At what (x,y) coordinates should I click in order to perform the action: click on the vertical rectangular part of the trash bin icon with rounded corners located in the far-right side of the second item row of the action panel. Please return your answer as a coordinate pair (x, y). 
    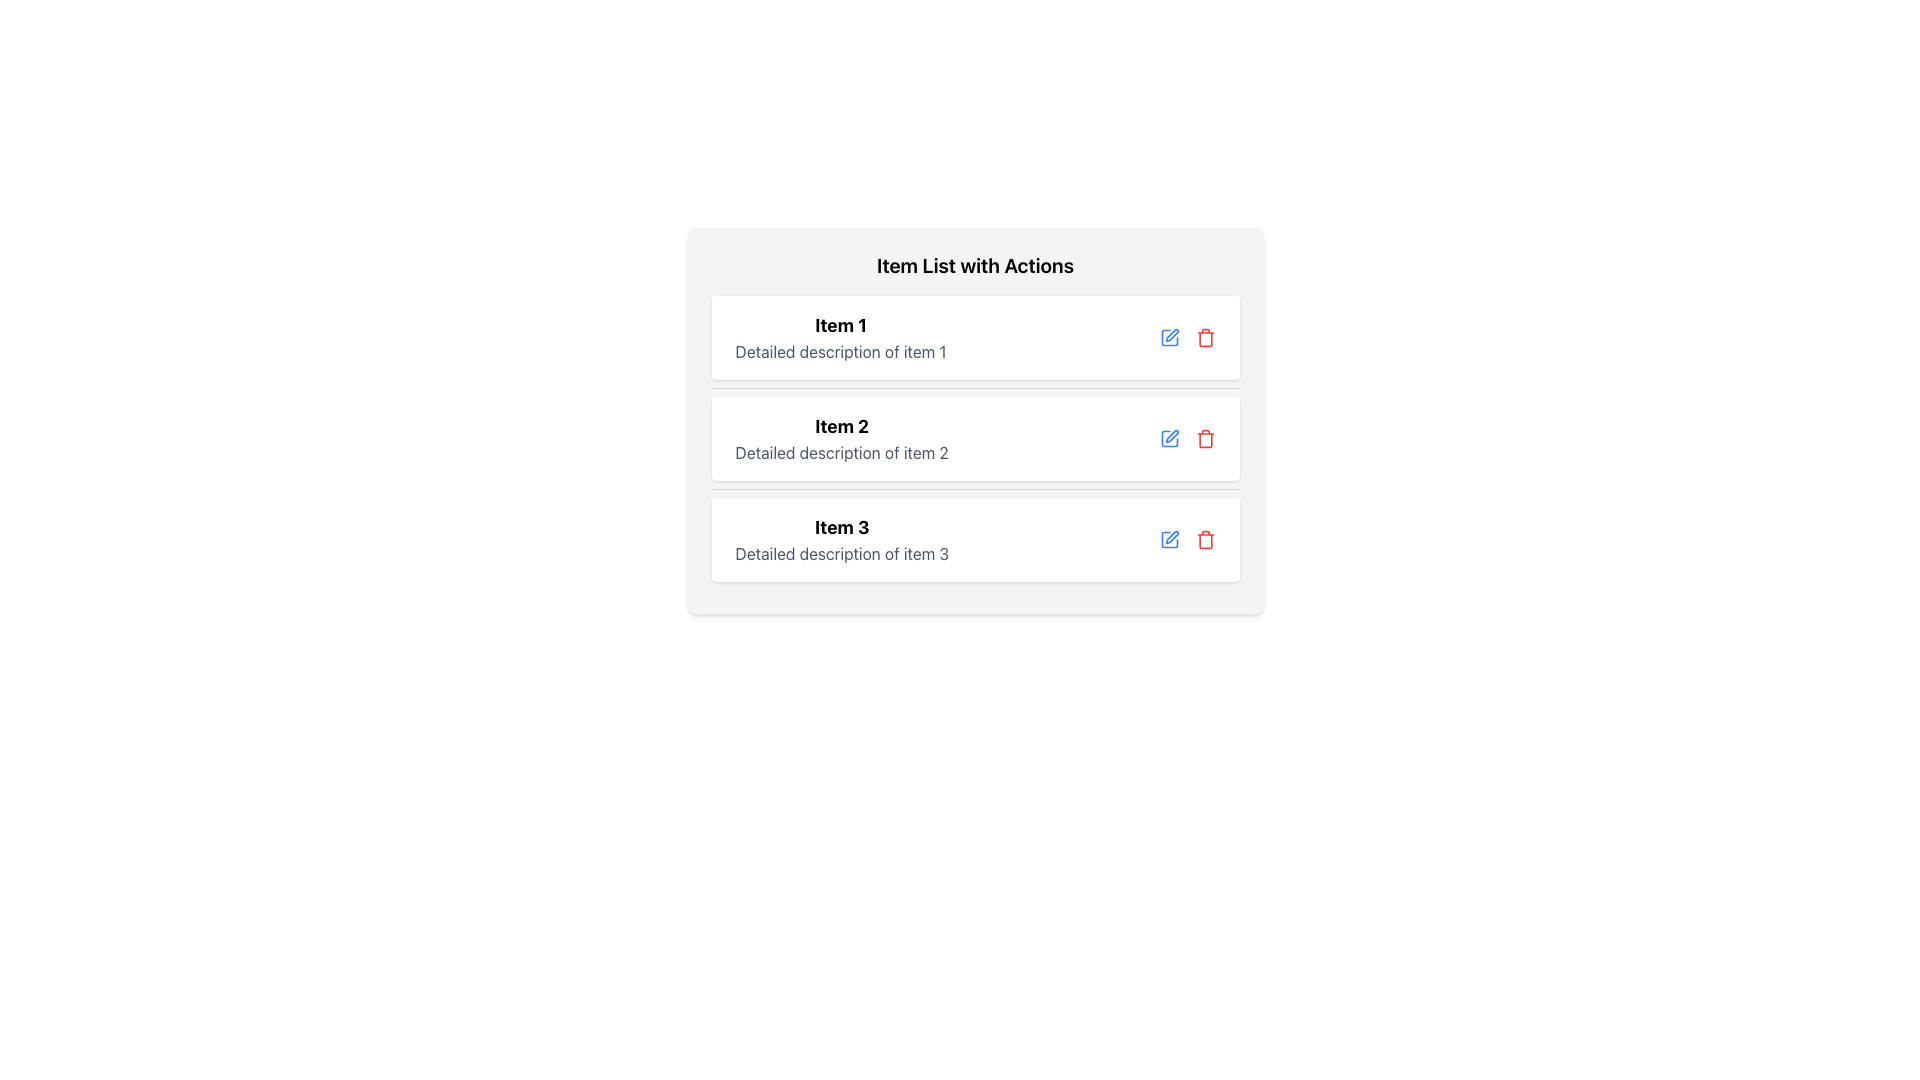
    Looking at the image, I should click on (1204, 439).